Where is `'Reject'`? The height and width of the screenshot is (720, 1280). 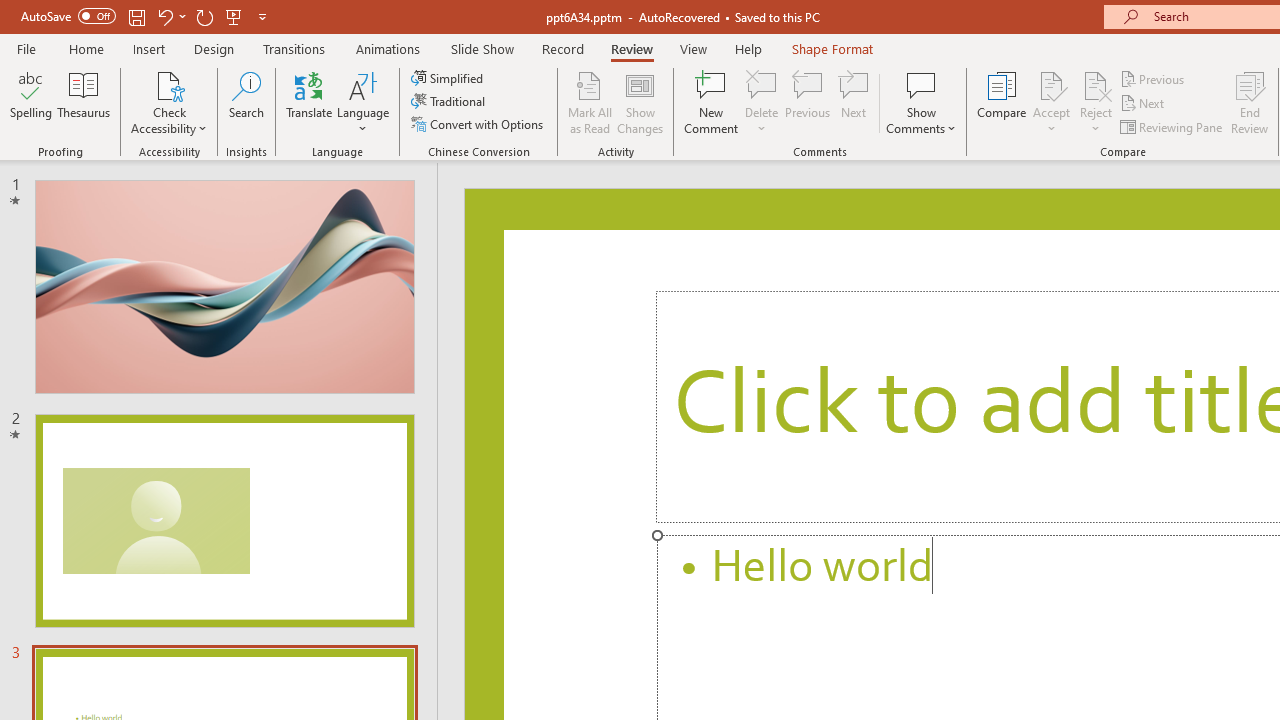 'Reject' is located at coordinates (1095, 103).